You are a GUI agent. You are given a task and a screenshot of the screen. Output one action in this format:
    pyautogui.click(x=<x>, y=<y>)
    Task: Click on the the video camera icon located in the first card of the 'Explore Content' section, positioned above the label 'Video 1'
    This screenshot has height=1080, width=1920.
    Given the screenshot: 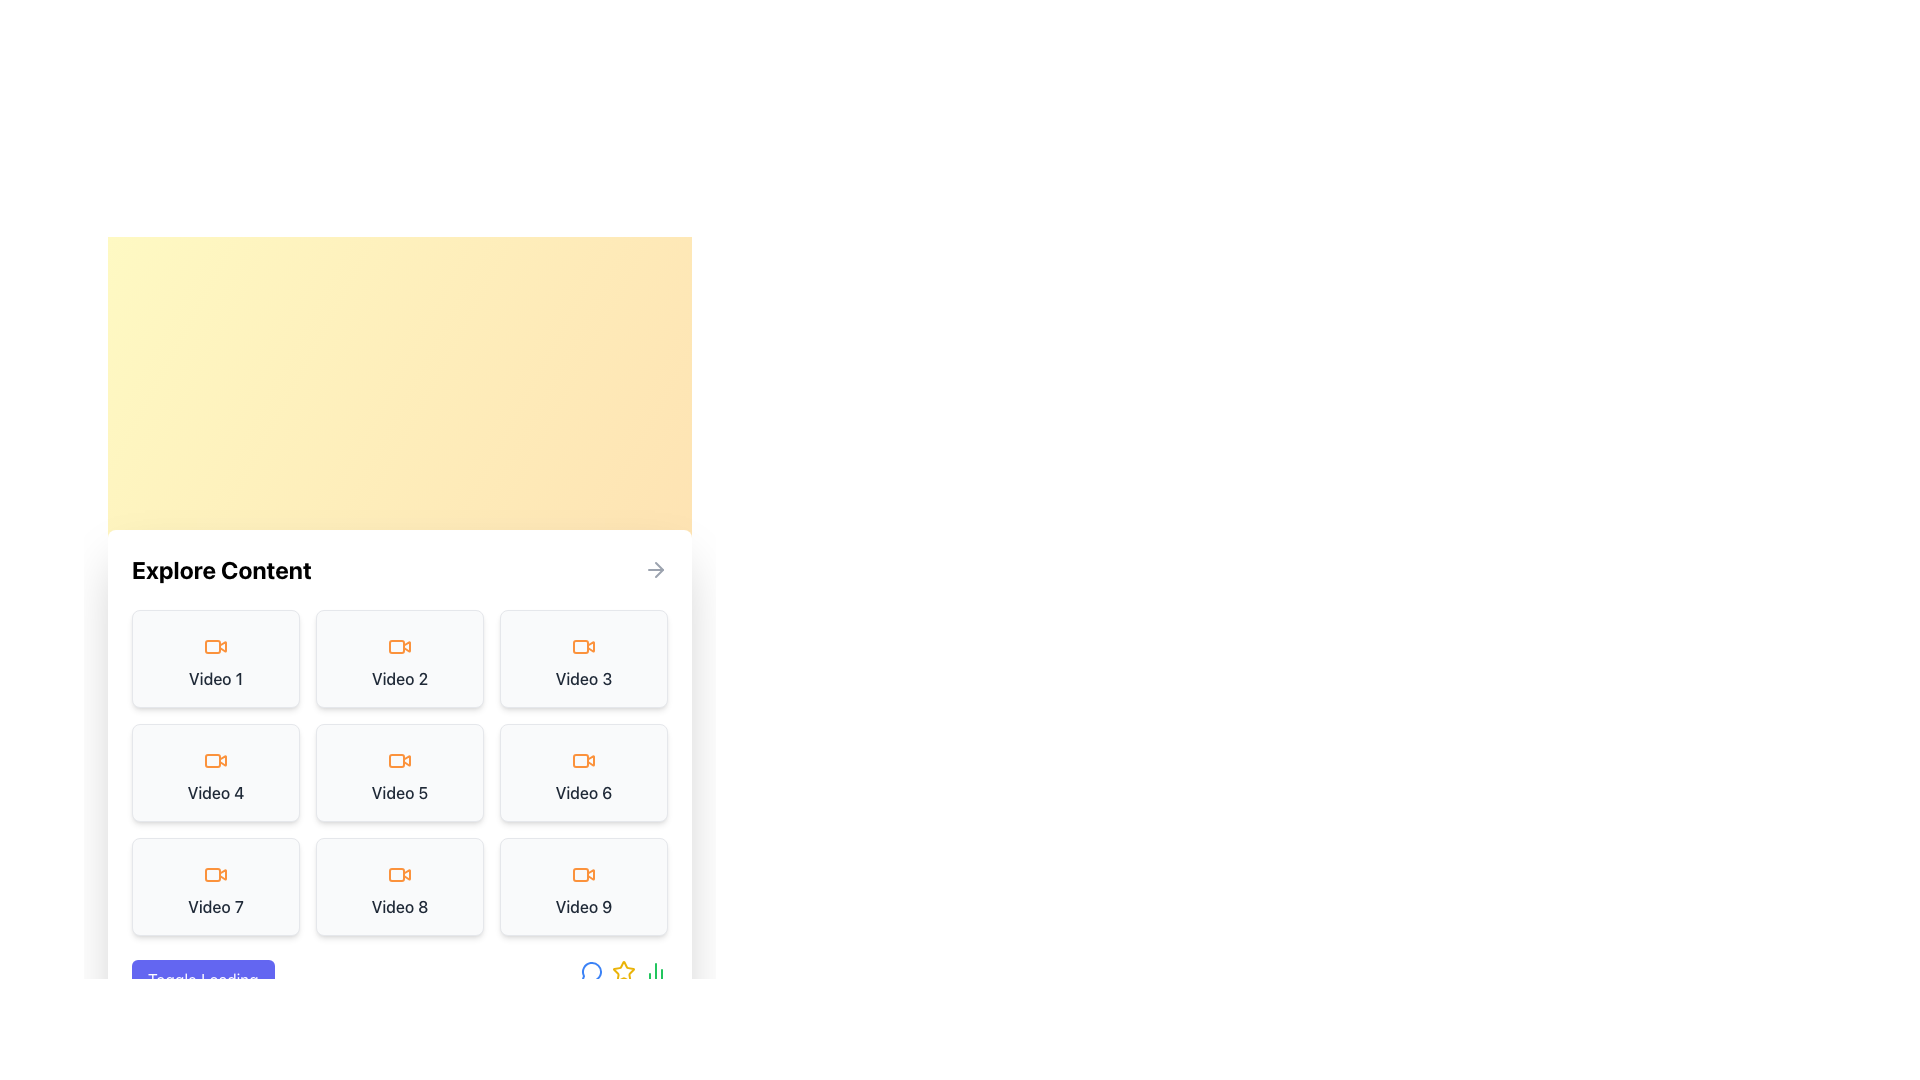 What is the action you would take?
    pyautogui.click(x=216, y=647)
    